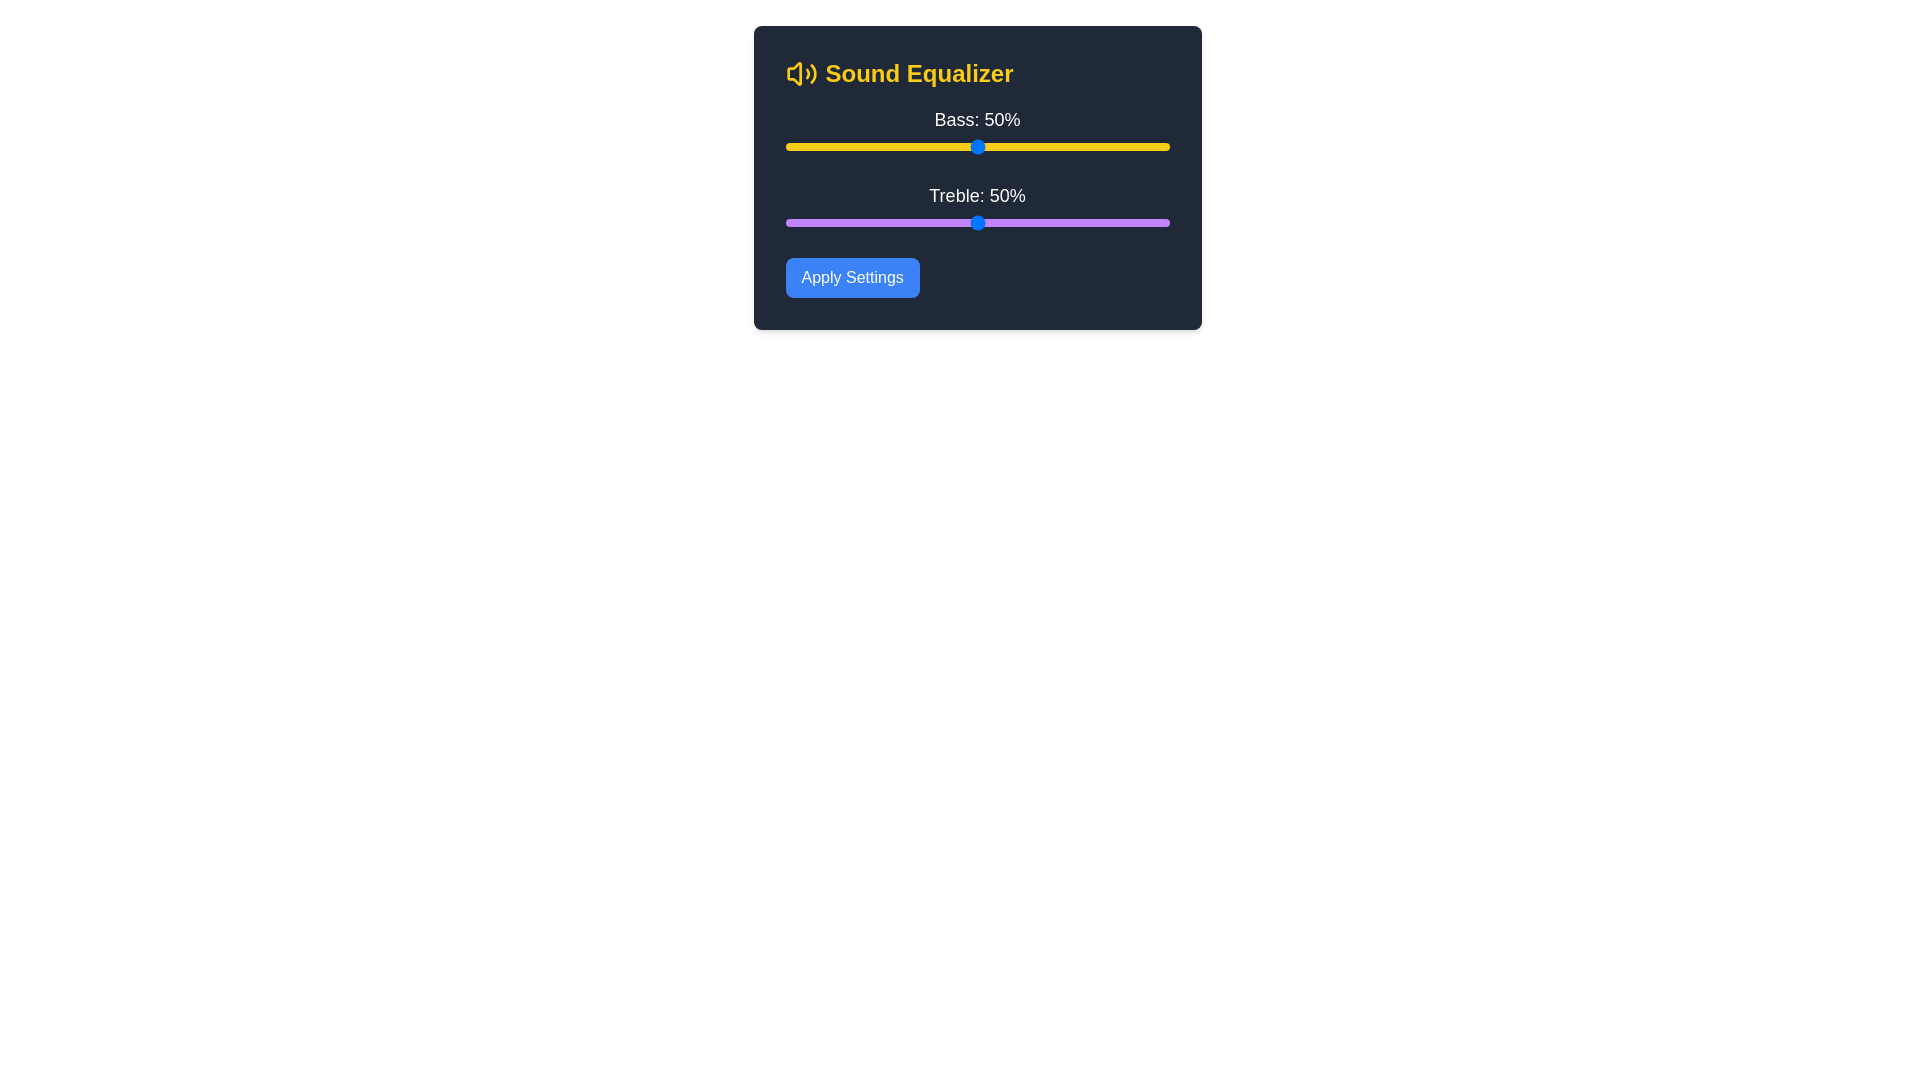  Describe the element at coordinates (1076, 145) in the screenshot. I see `the bass level to 76% using the slider` at that location.